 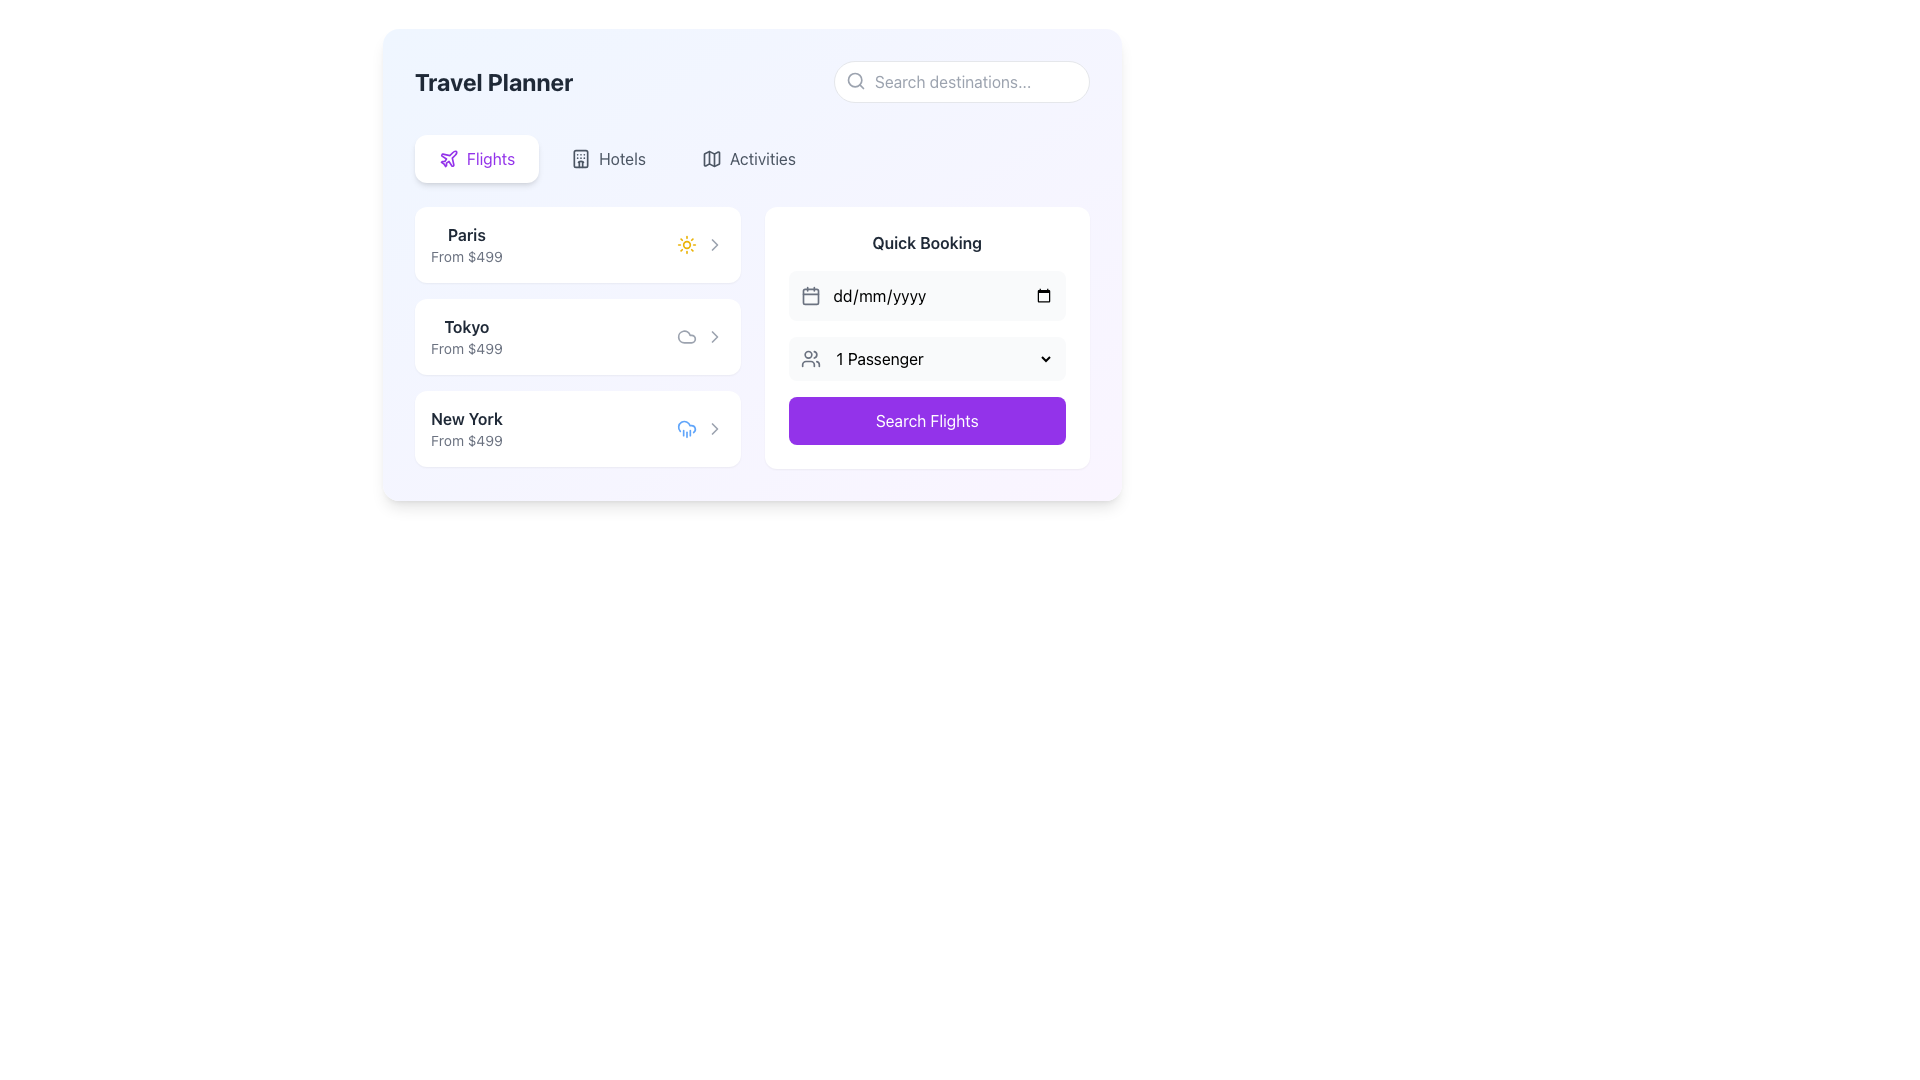 I want to click on the gray right-facing chevron icon located beside the 'New York' flight option in the flights section, so click(x=714, y=427).